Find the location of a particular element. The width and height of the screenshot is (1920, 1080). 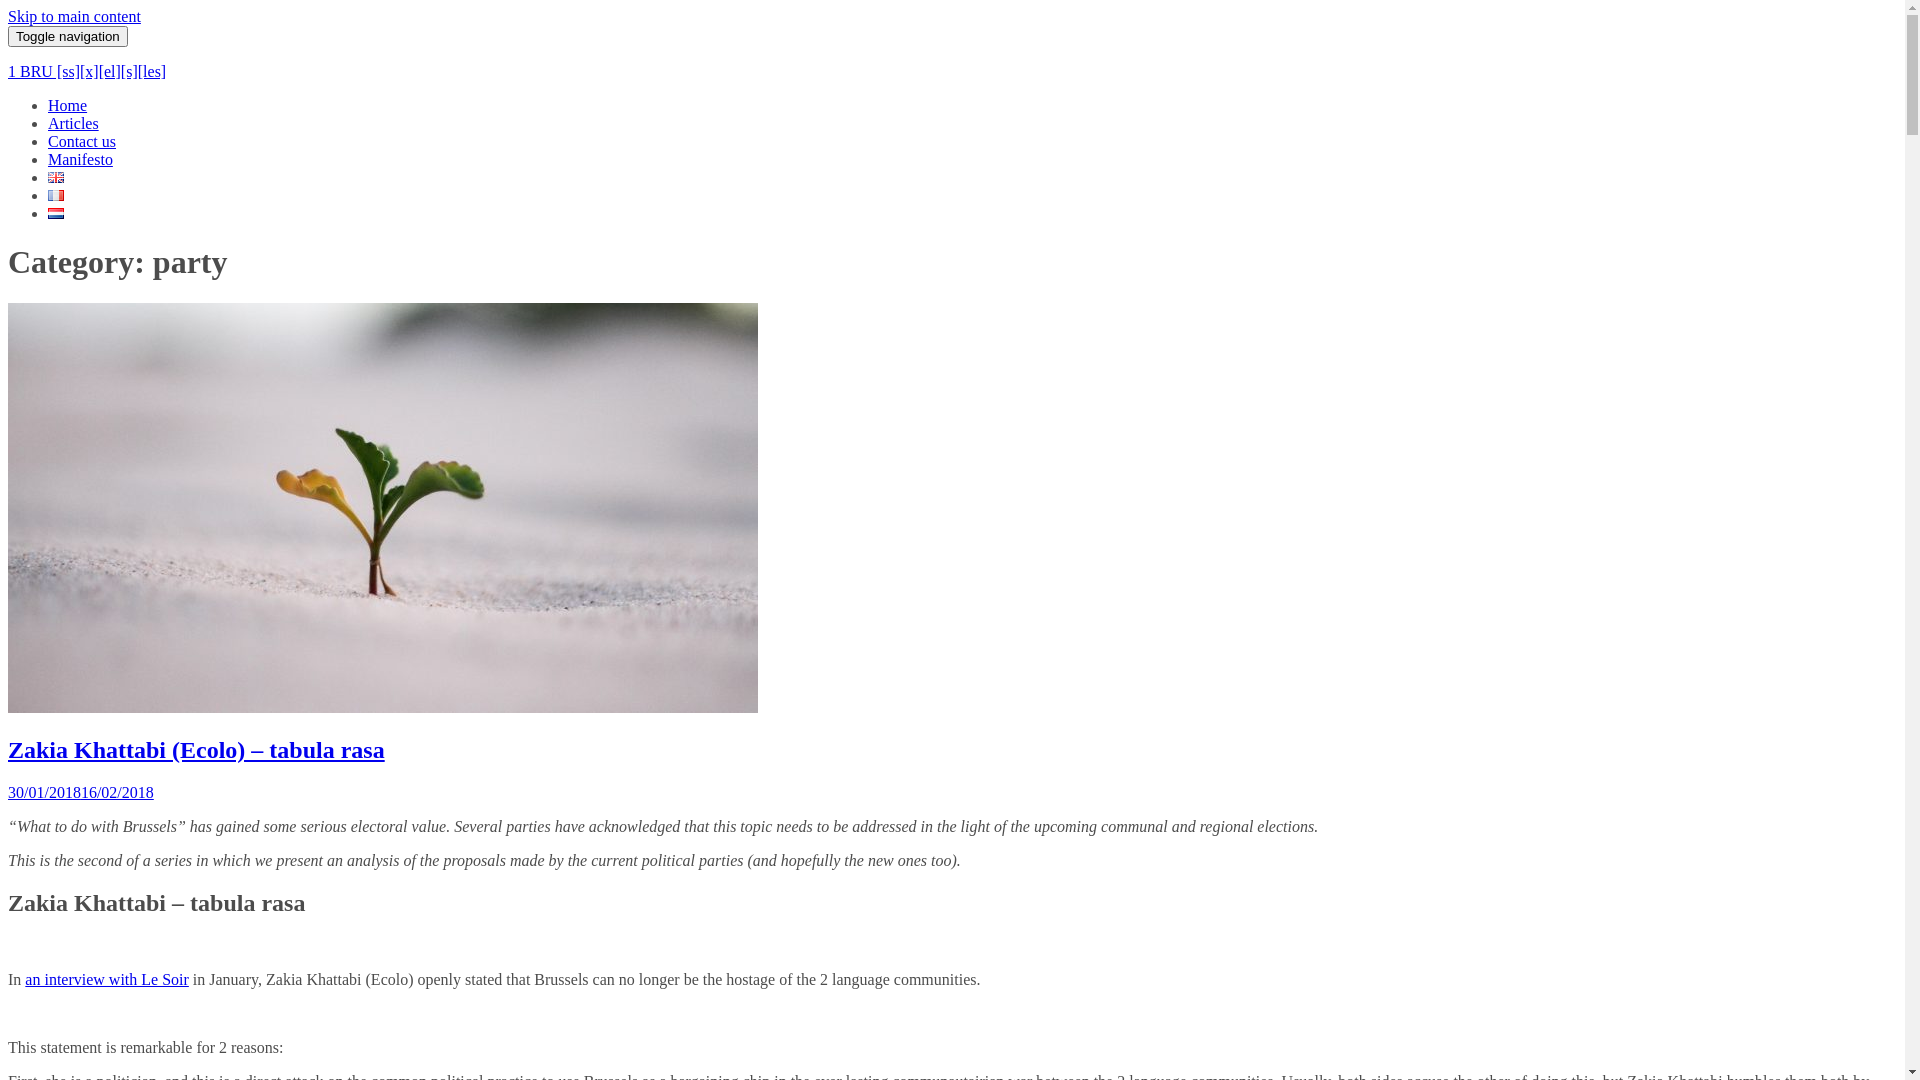

'Articles' is located at coordinates (73, 123).